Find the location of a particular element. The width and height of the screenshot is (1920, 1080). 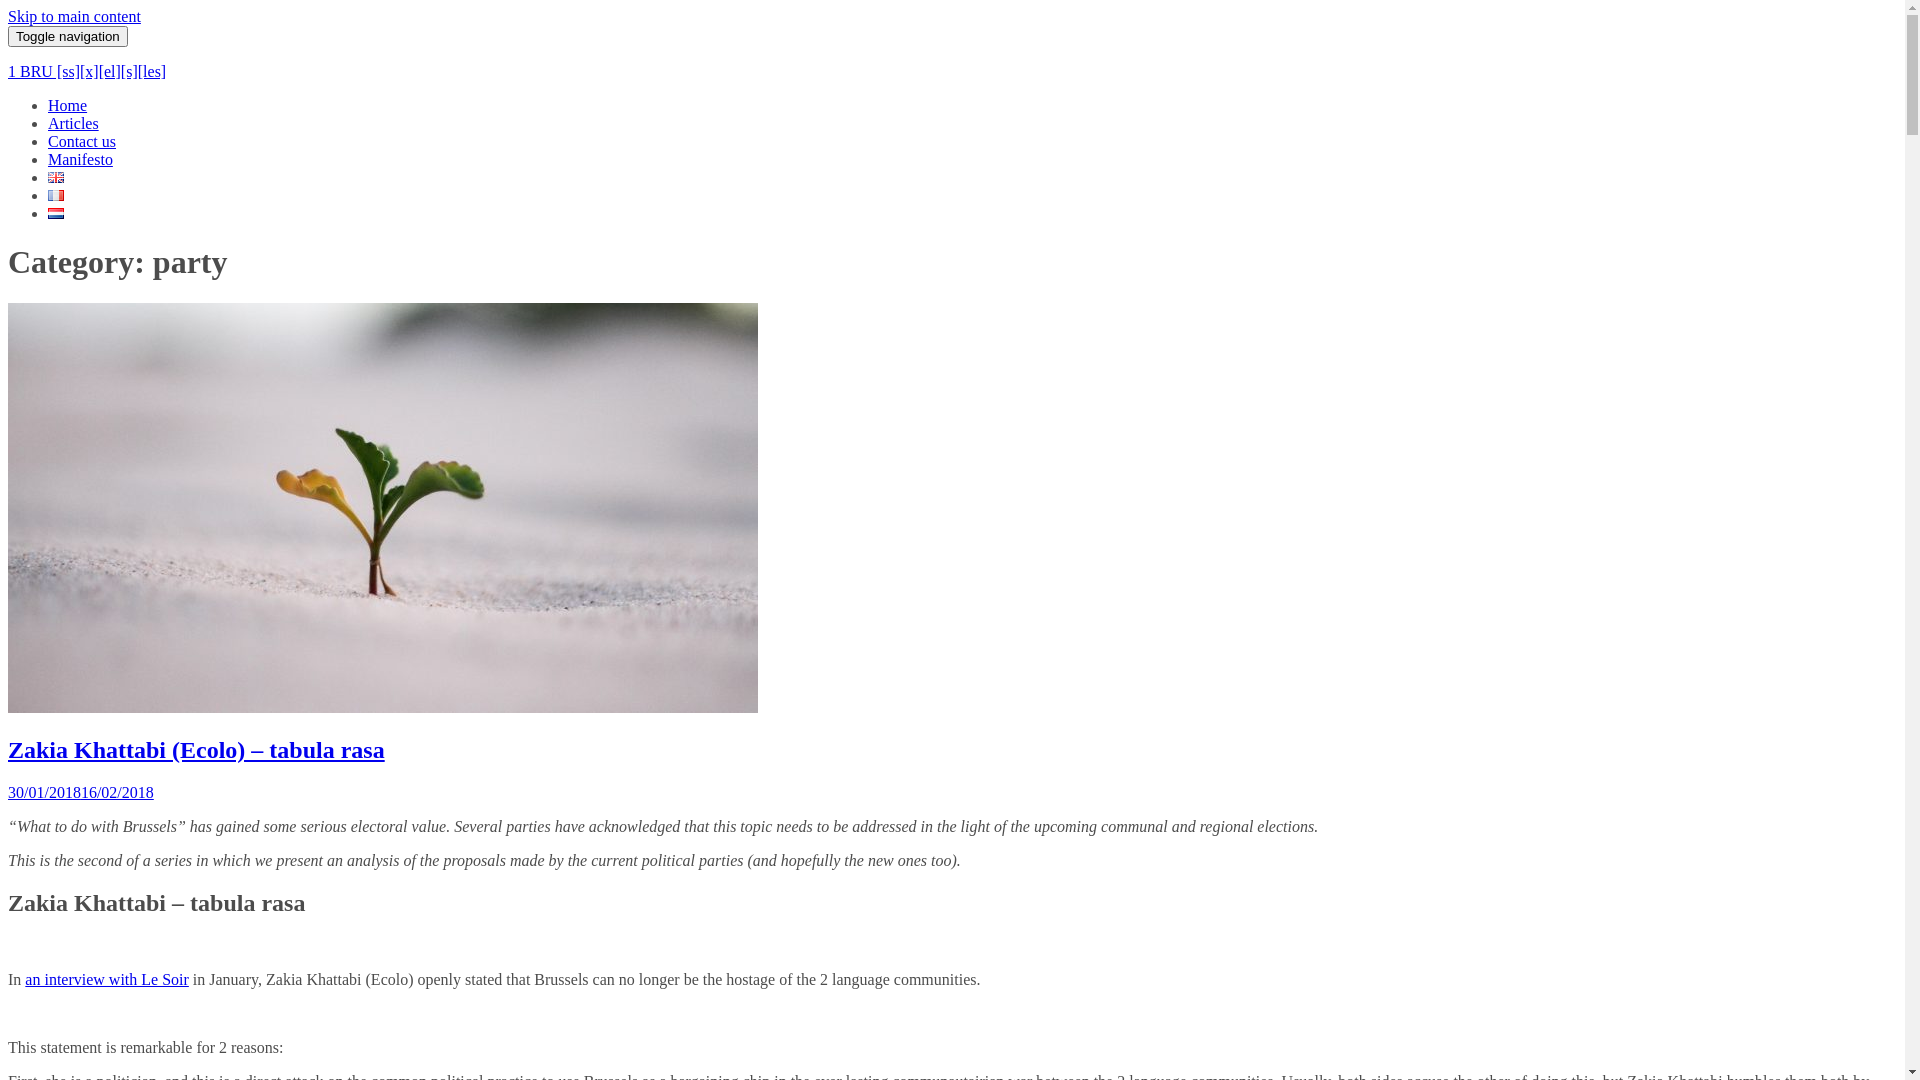

'Articles' is located at coordinates (73, 123).